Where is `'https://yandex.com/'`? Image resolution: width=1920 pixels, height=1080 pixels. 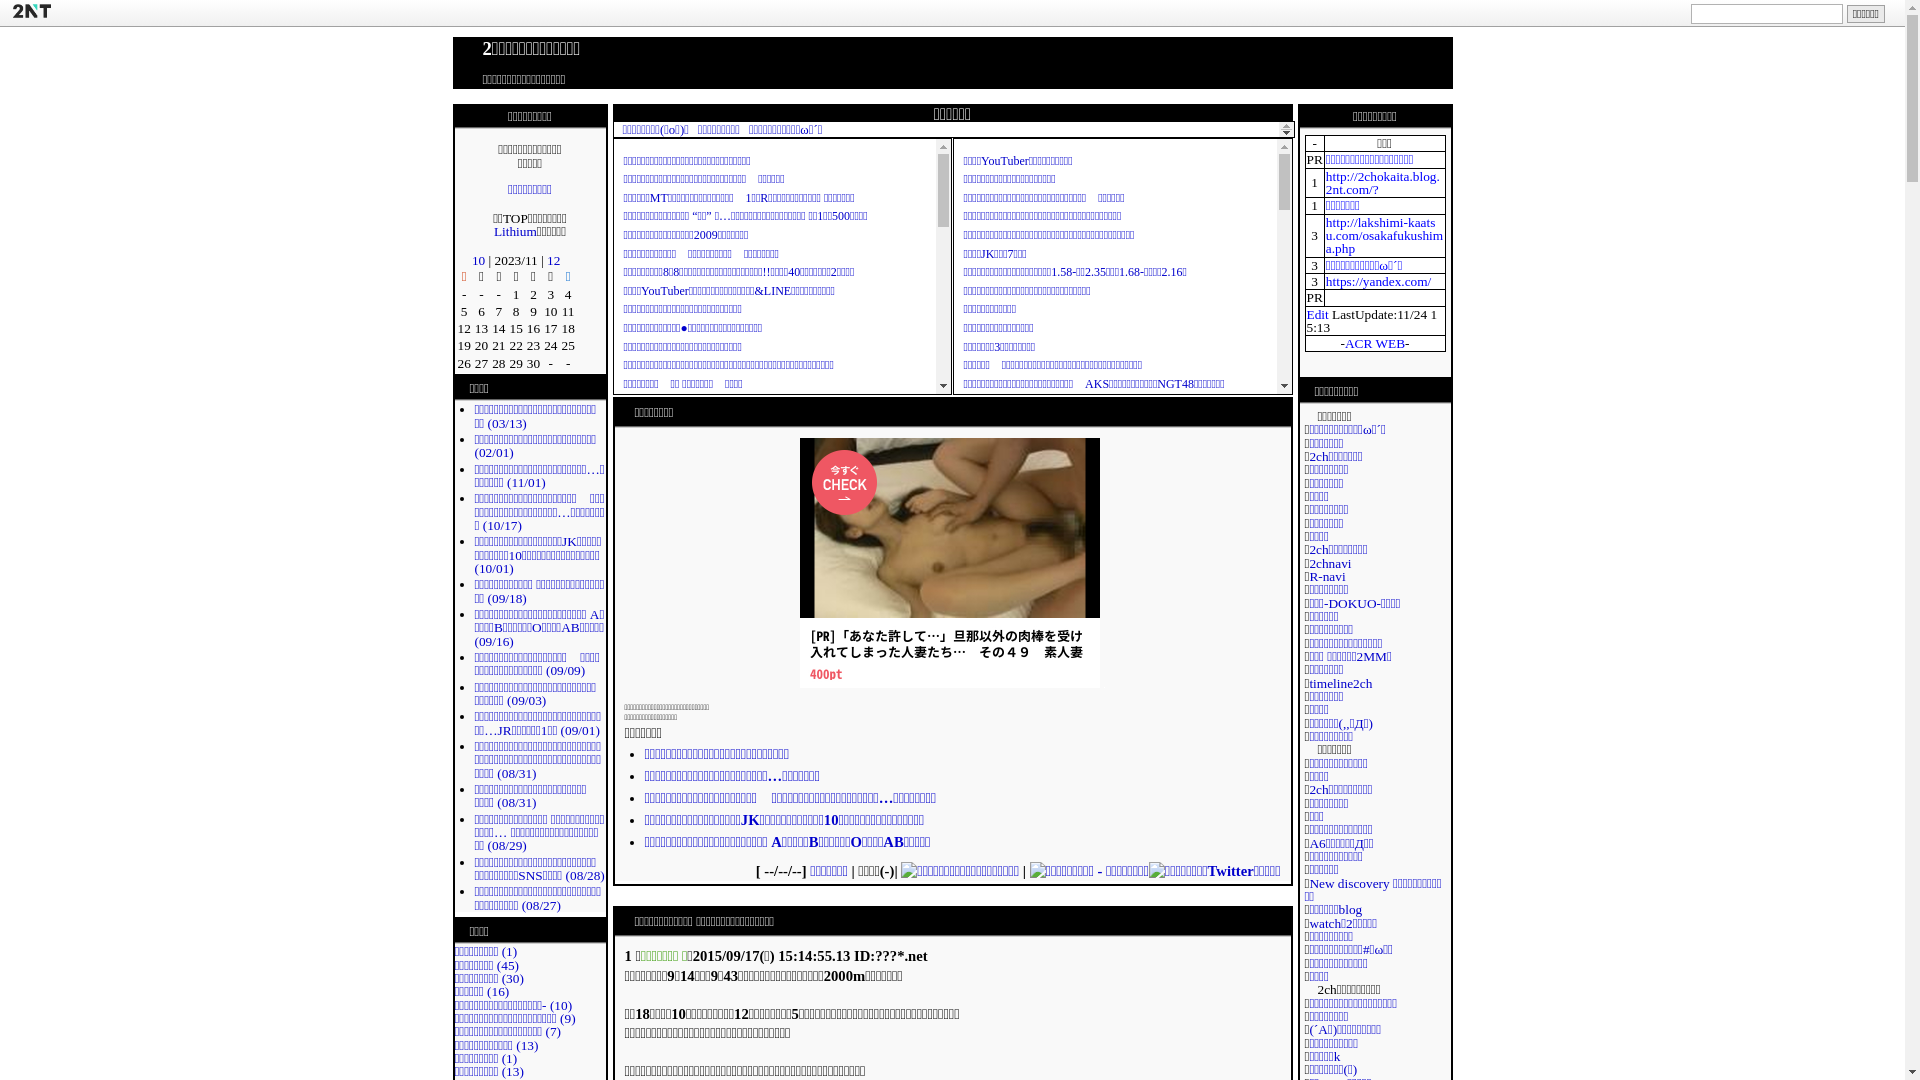 'https://yandex.com/' is located at coordinates (1377, 281).